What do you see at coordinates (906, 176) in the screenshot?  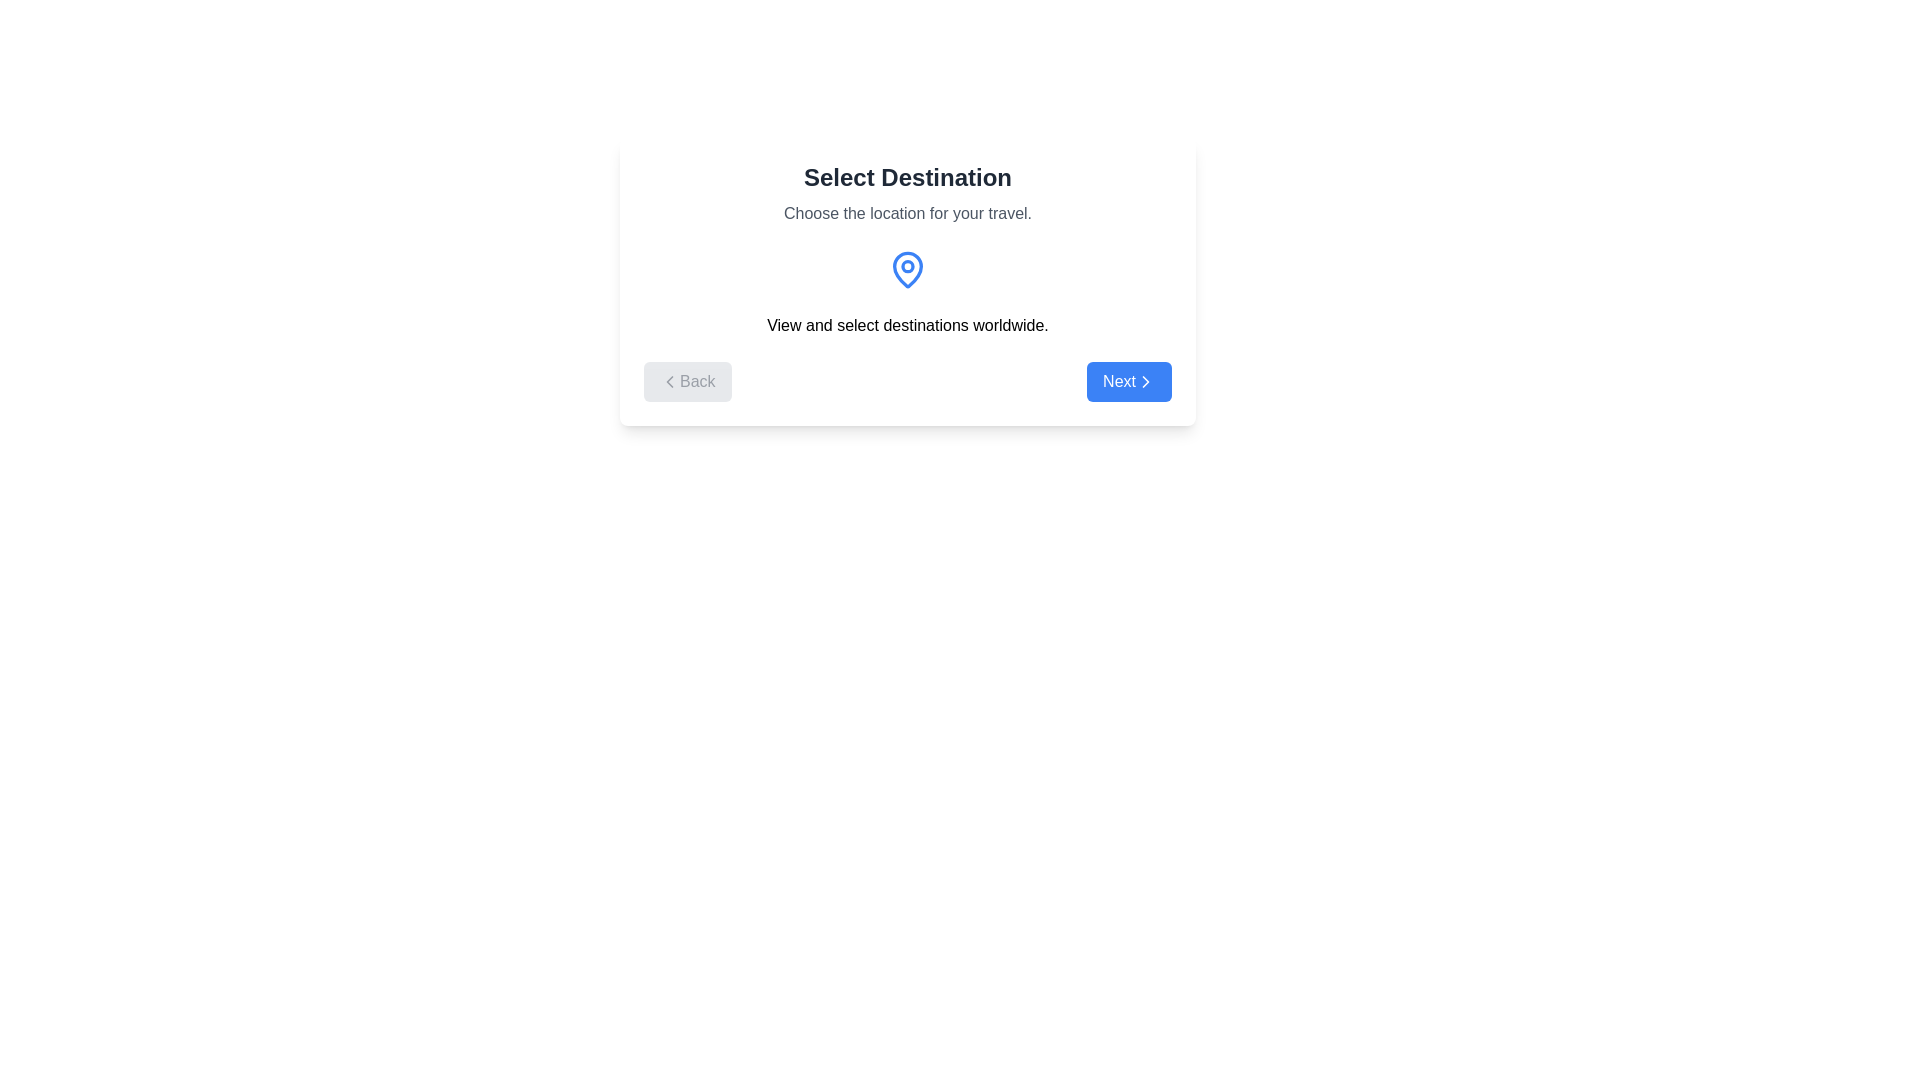 I see `bold text 'Select Destination' located at the top of the centered card or modal interface` at bounding box center [906, 176].